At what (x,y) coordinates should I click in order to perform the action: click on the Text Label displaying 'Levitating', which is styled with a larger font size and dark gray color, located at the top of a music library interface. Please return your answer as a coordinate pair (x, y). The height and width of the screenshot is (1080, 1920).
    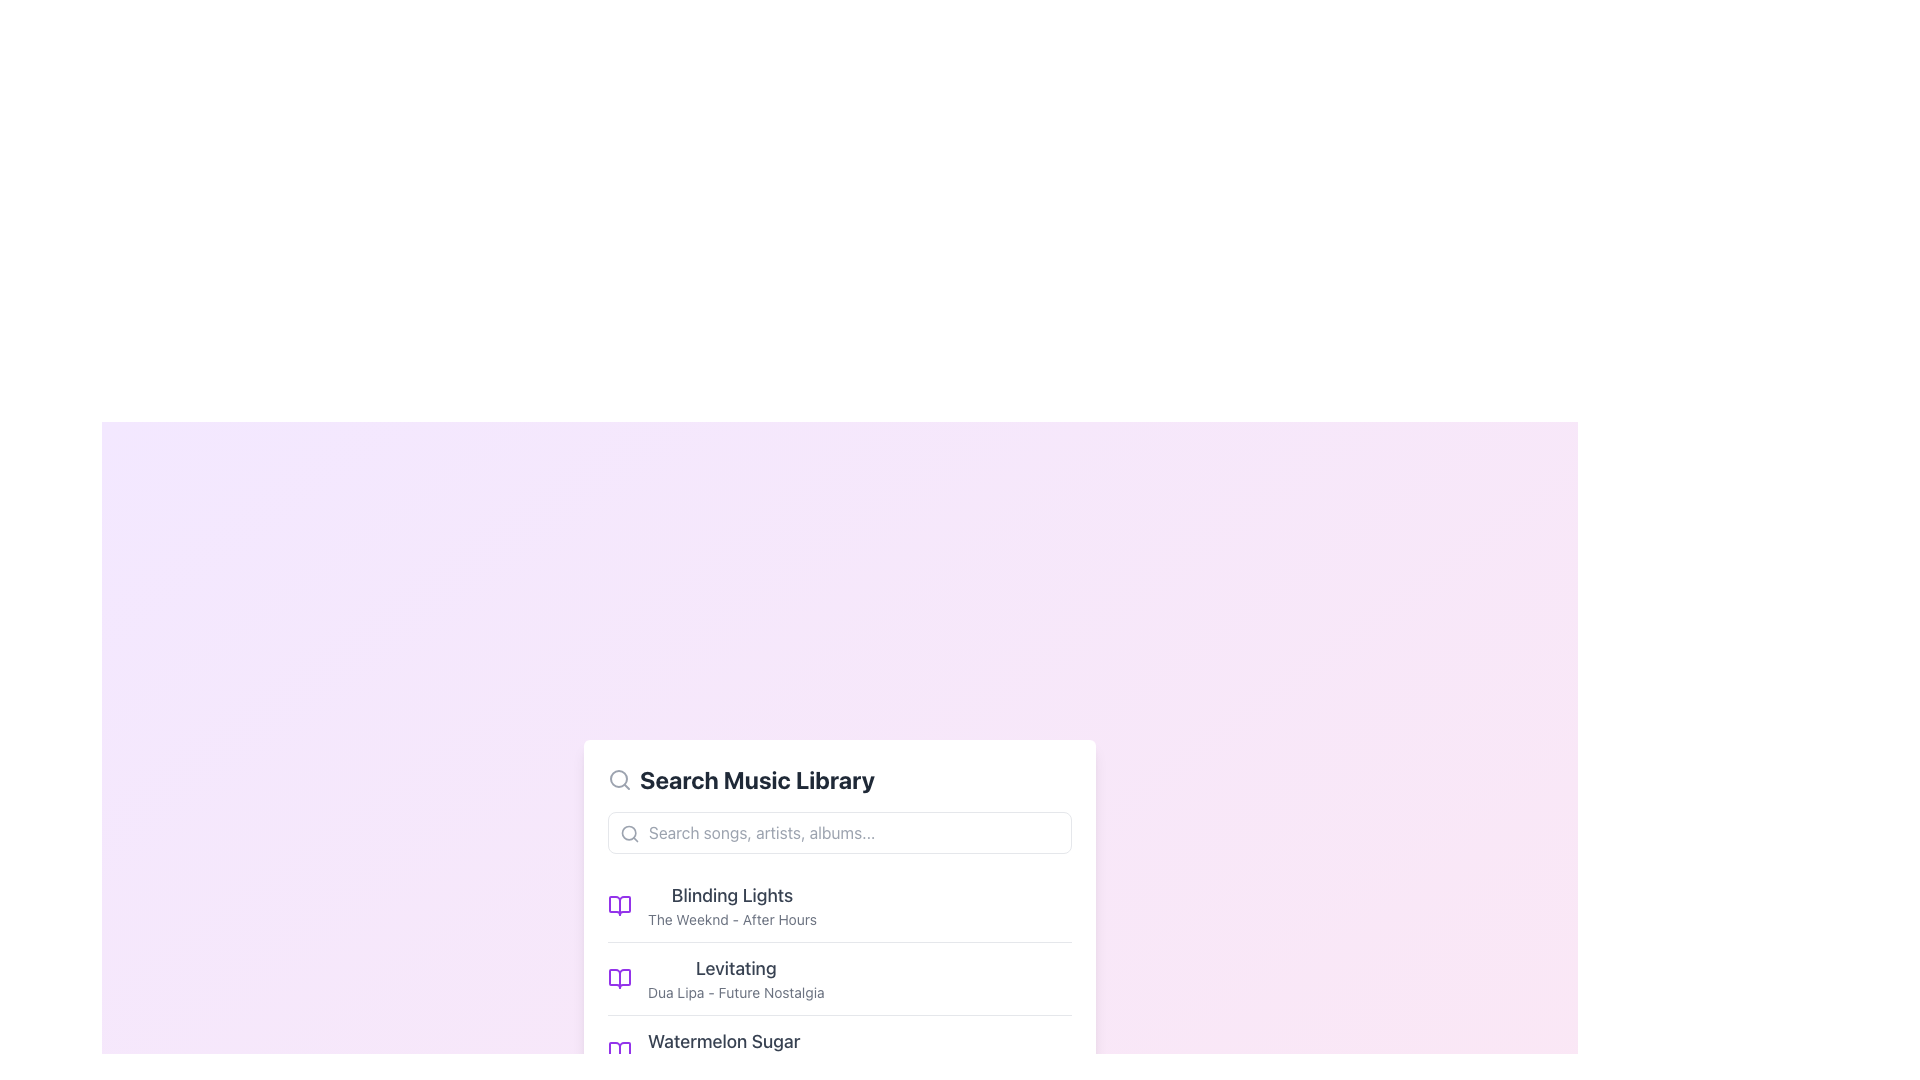
    Looking at the image, I should click on (735, 967).